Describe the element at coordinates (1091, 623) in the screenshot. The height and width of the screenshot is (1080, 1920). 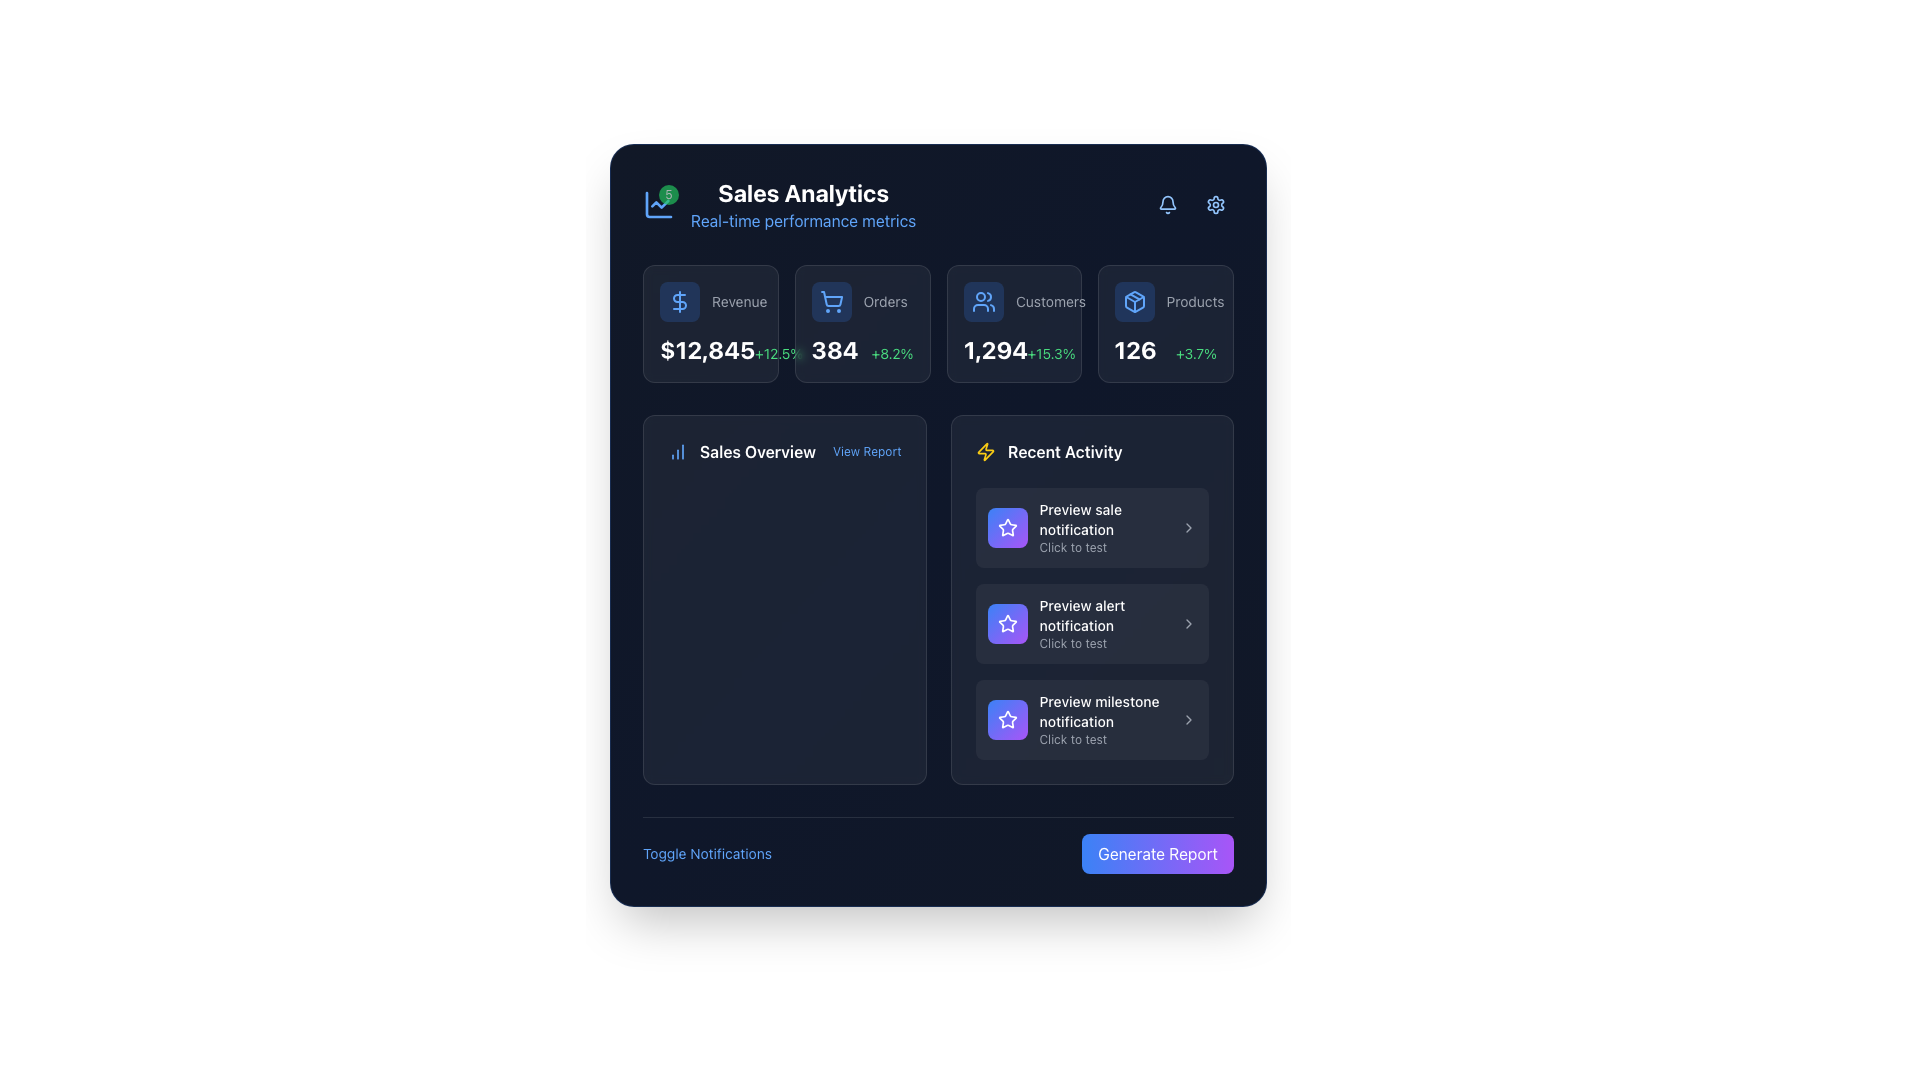
I see `the second interactive list item labeled 'Preview alert notification' in the 'Recent Activity' section` at that location.